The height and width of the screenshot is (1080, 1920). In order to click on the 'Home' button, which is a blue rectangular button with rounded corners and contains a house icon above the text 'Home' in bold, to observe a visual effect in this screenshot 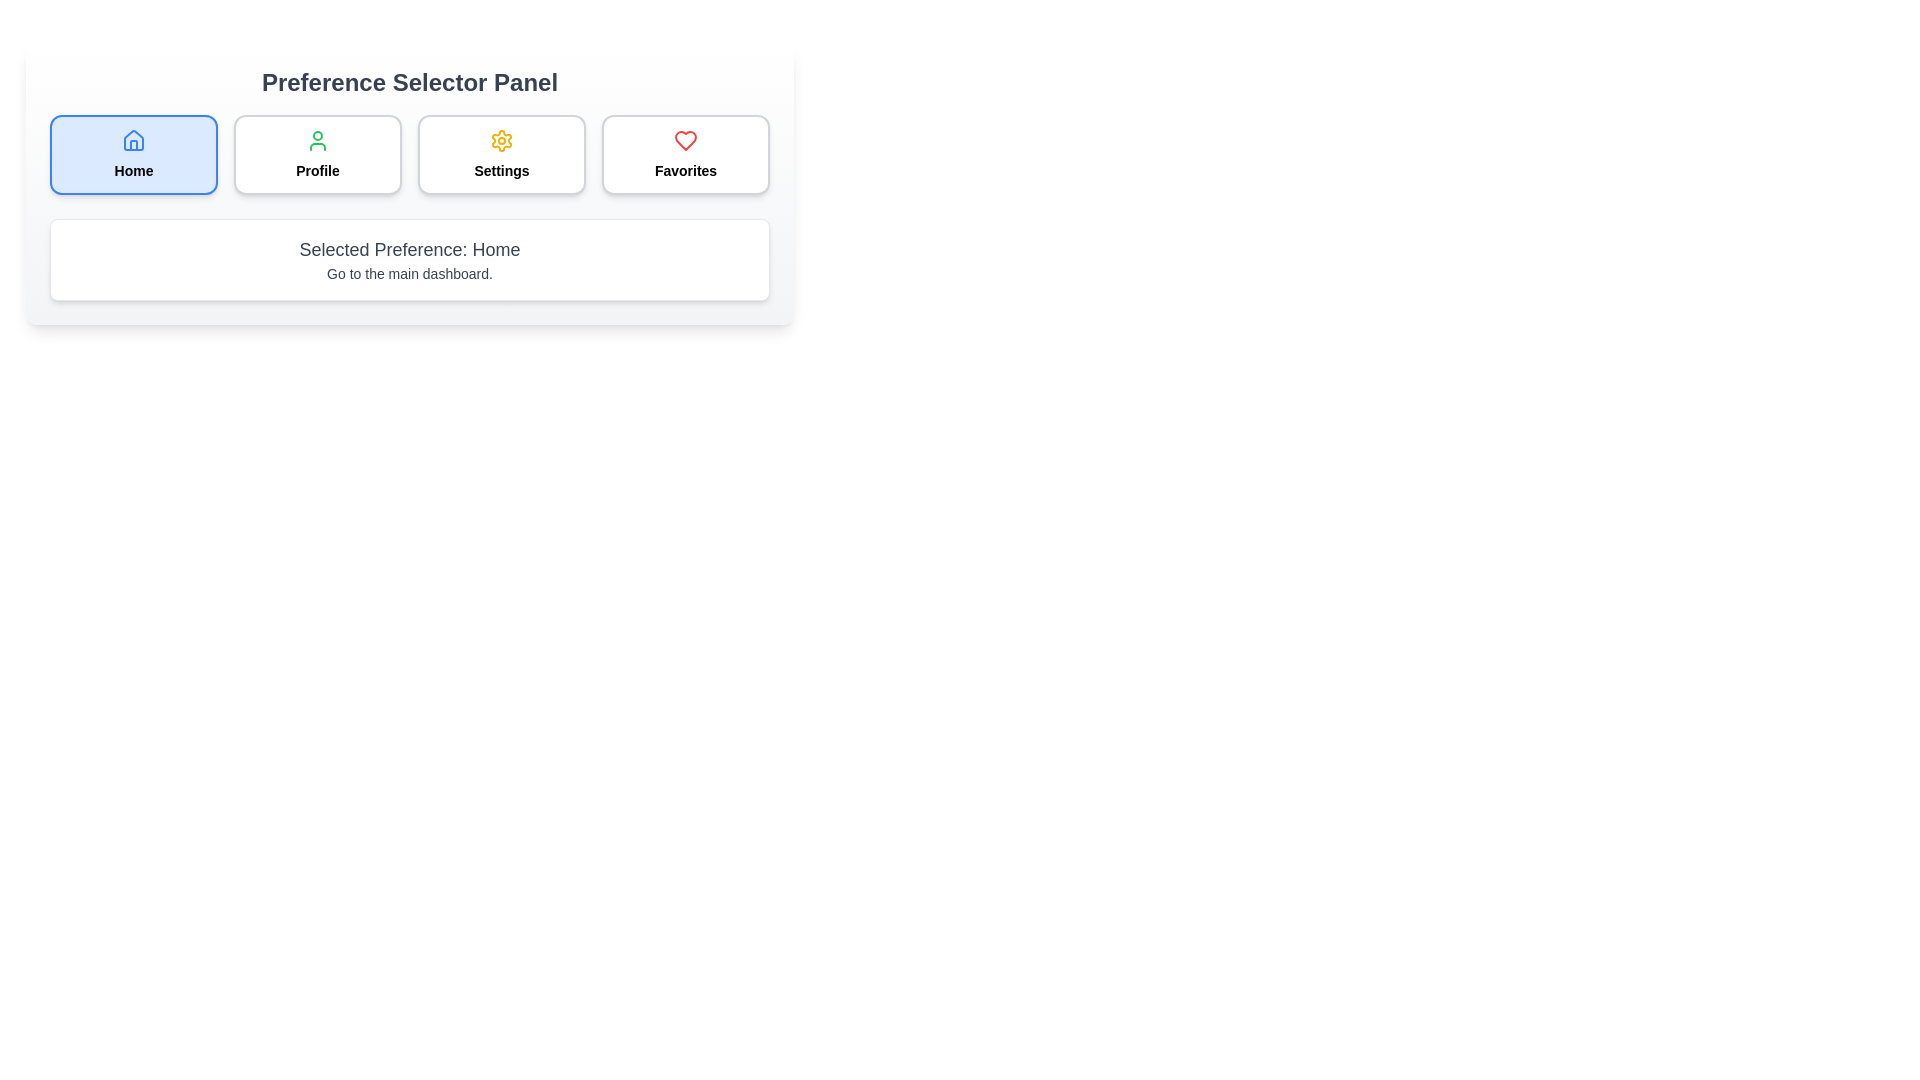, I will do `click(133, 153)`.